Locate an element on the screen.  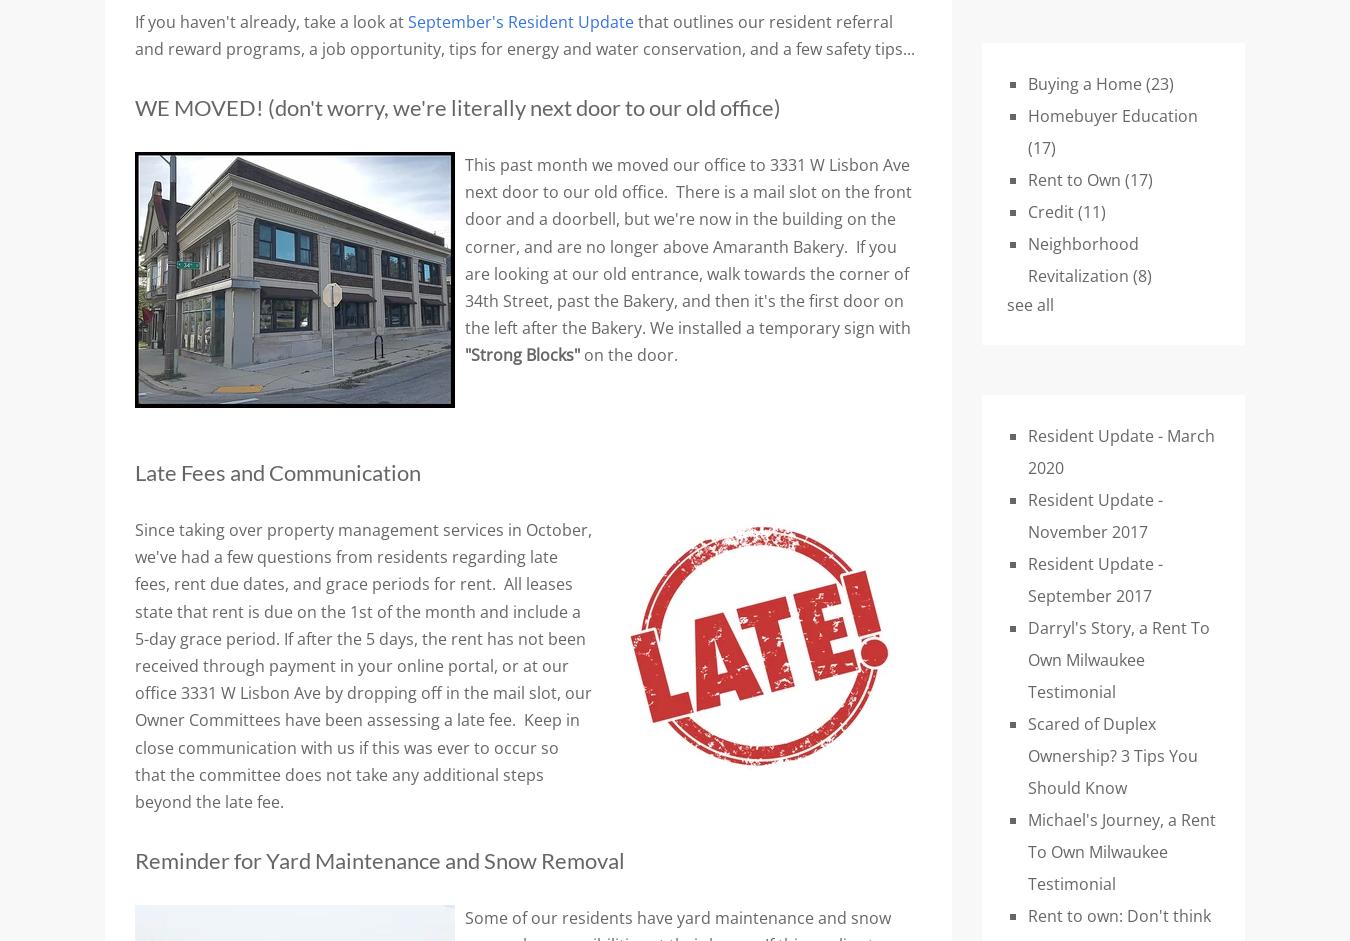
'on the door.' is located at coordinates (628, 355).